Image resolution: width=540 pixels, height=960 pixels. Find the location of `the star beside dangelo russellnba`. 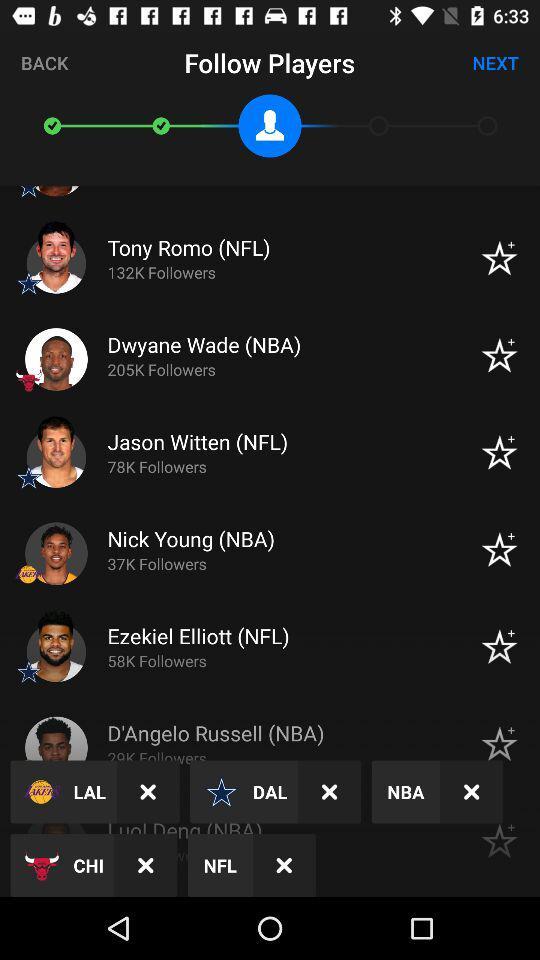

the star beside dangelo russellnba is located at coordinates (498, 743).